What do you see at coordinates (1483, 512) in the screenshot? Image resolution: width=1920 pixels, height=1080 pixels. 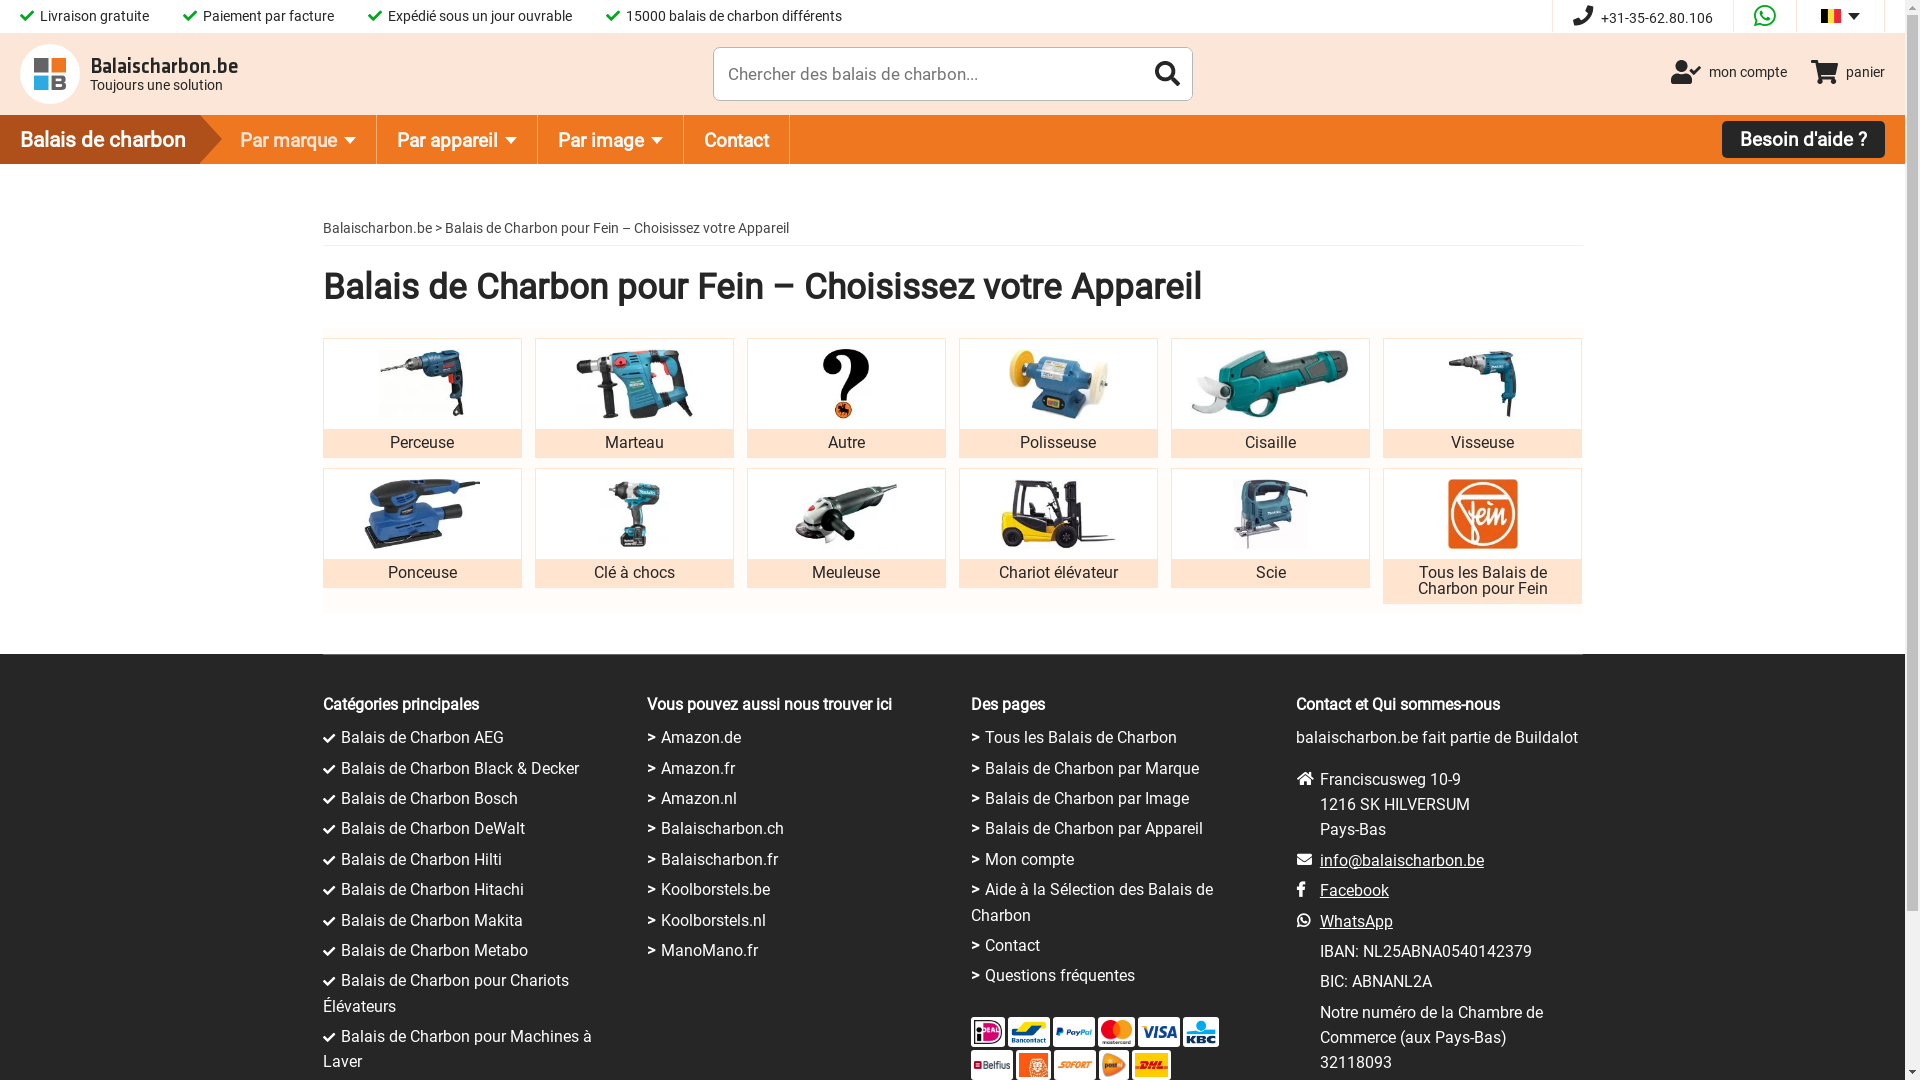 I see `'fein'` at bounding box center [1483, 512].